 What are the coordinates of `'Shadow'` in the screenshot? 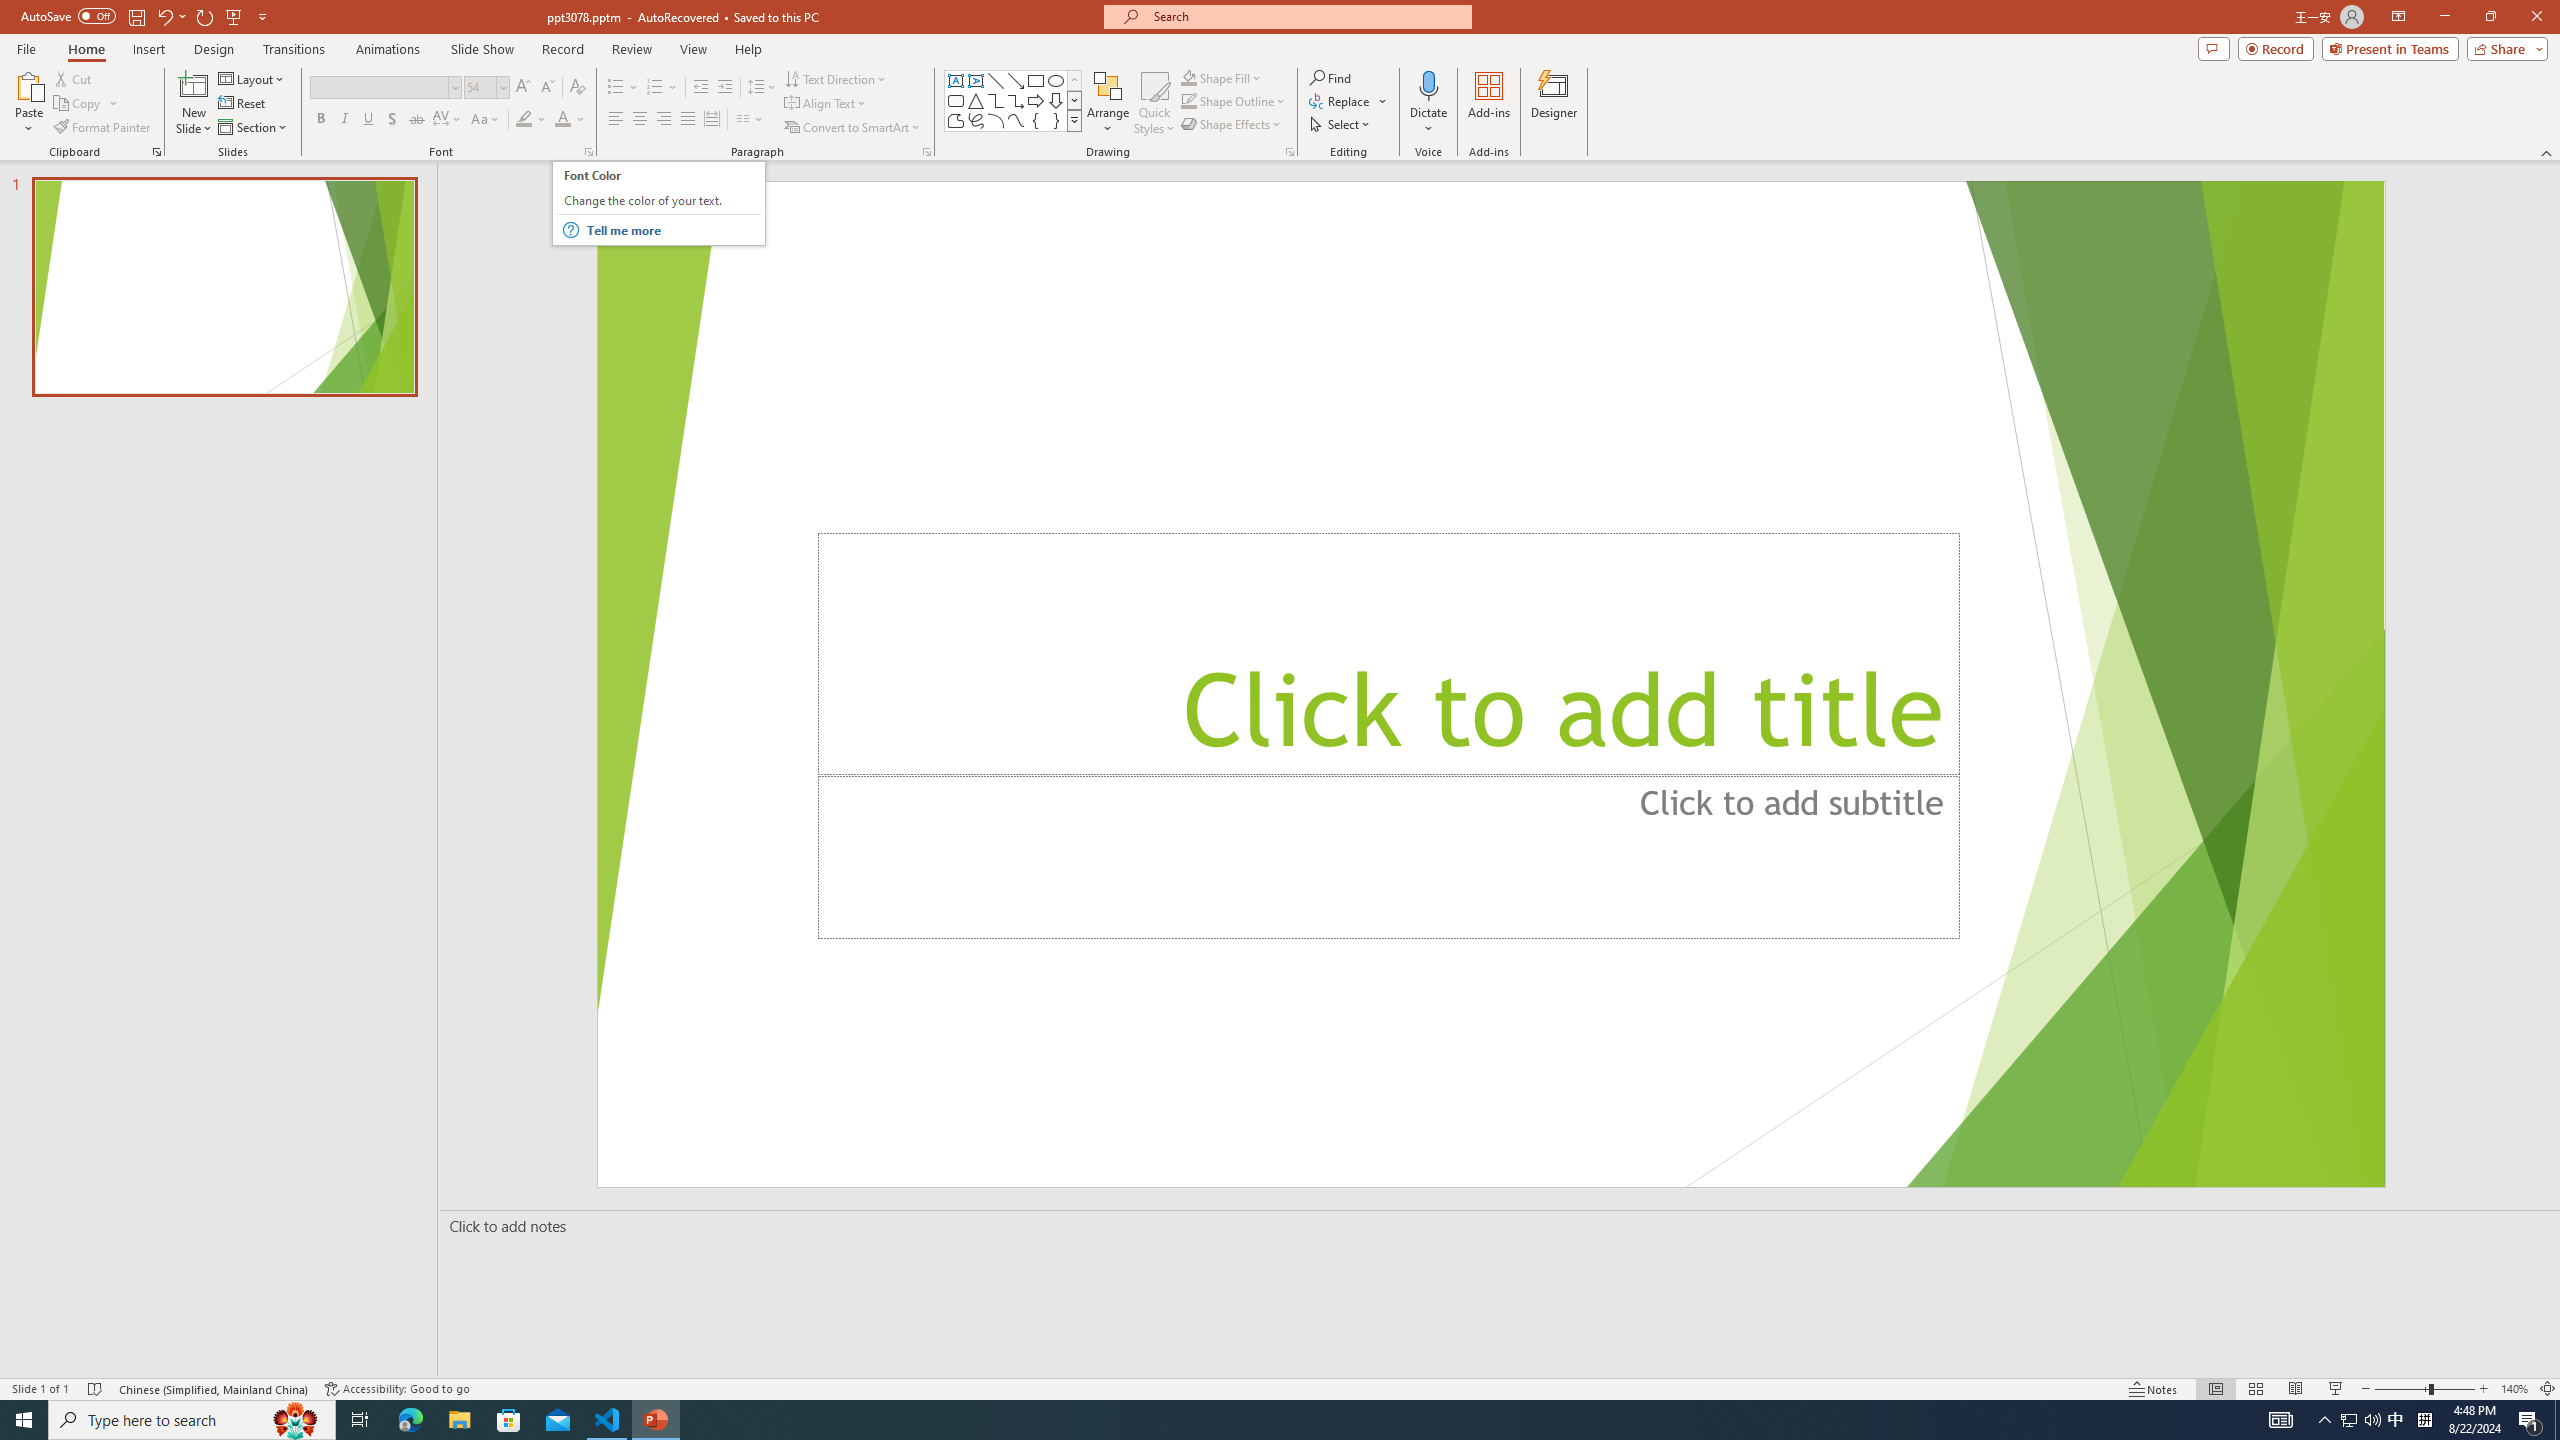 It's located at (391, 118).